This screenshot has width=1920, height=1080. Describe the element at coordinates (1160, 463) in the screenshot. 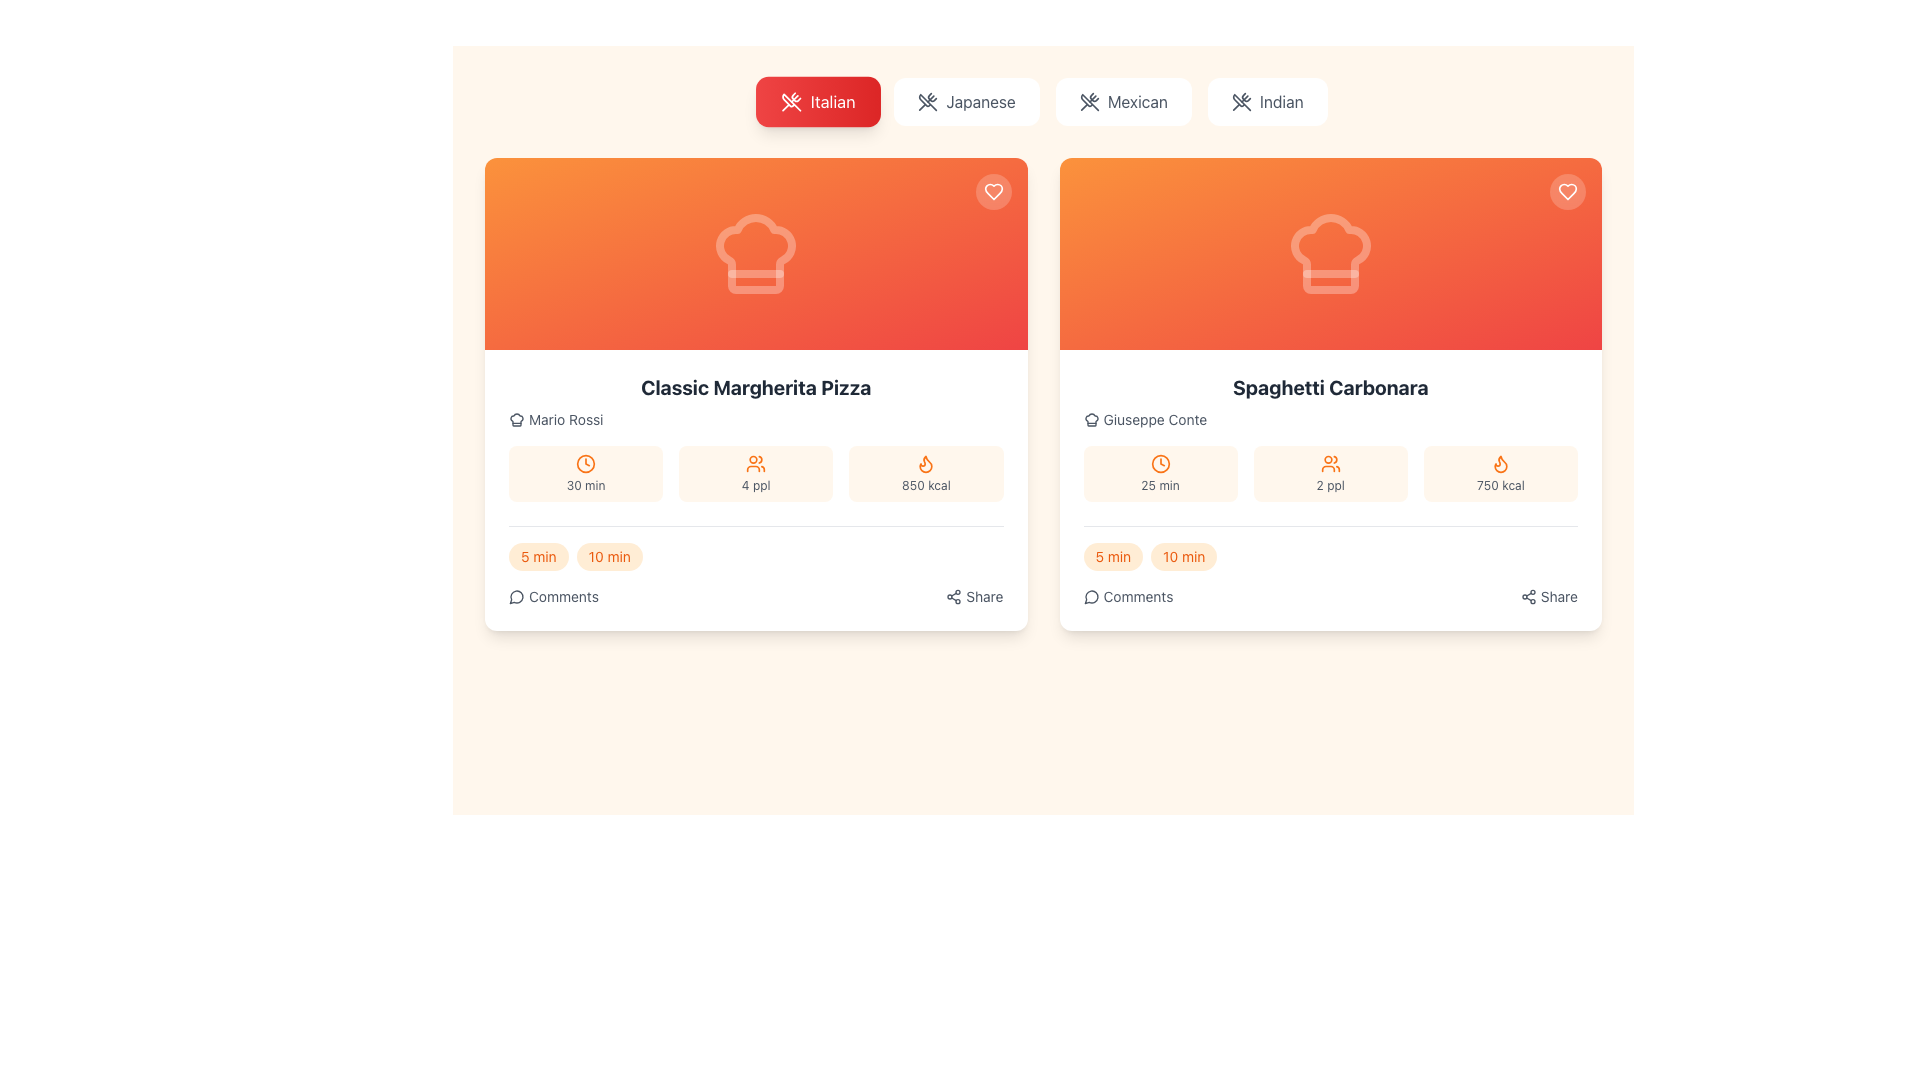

I see `circular stroke of the orange clock icon located within the second recipe card titled 'Spaghetti Carbonara', which is displayed alongside the preparation time text ('25 min')` at that location.